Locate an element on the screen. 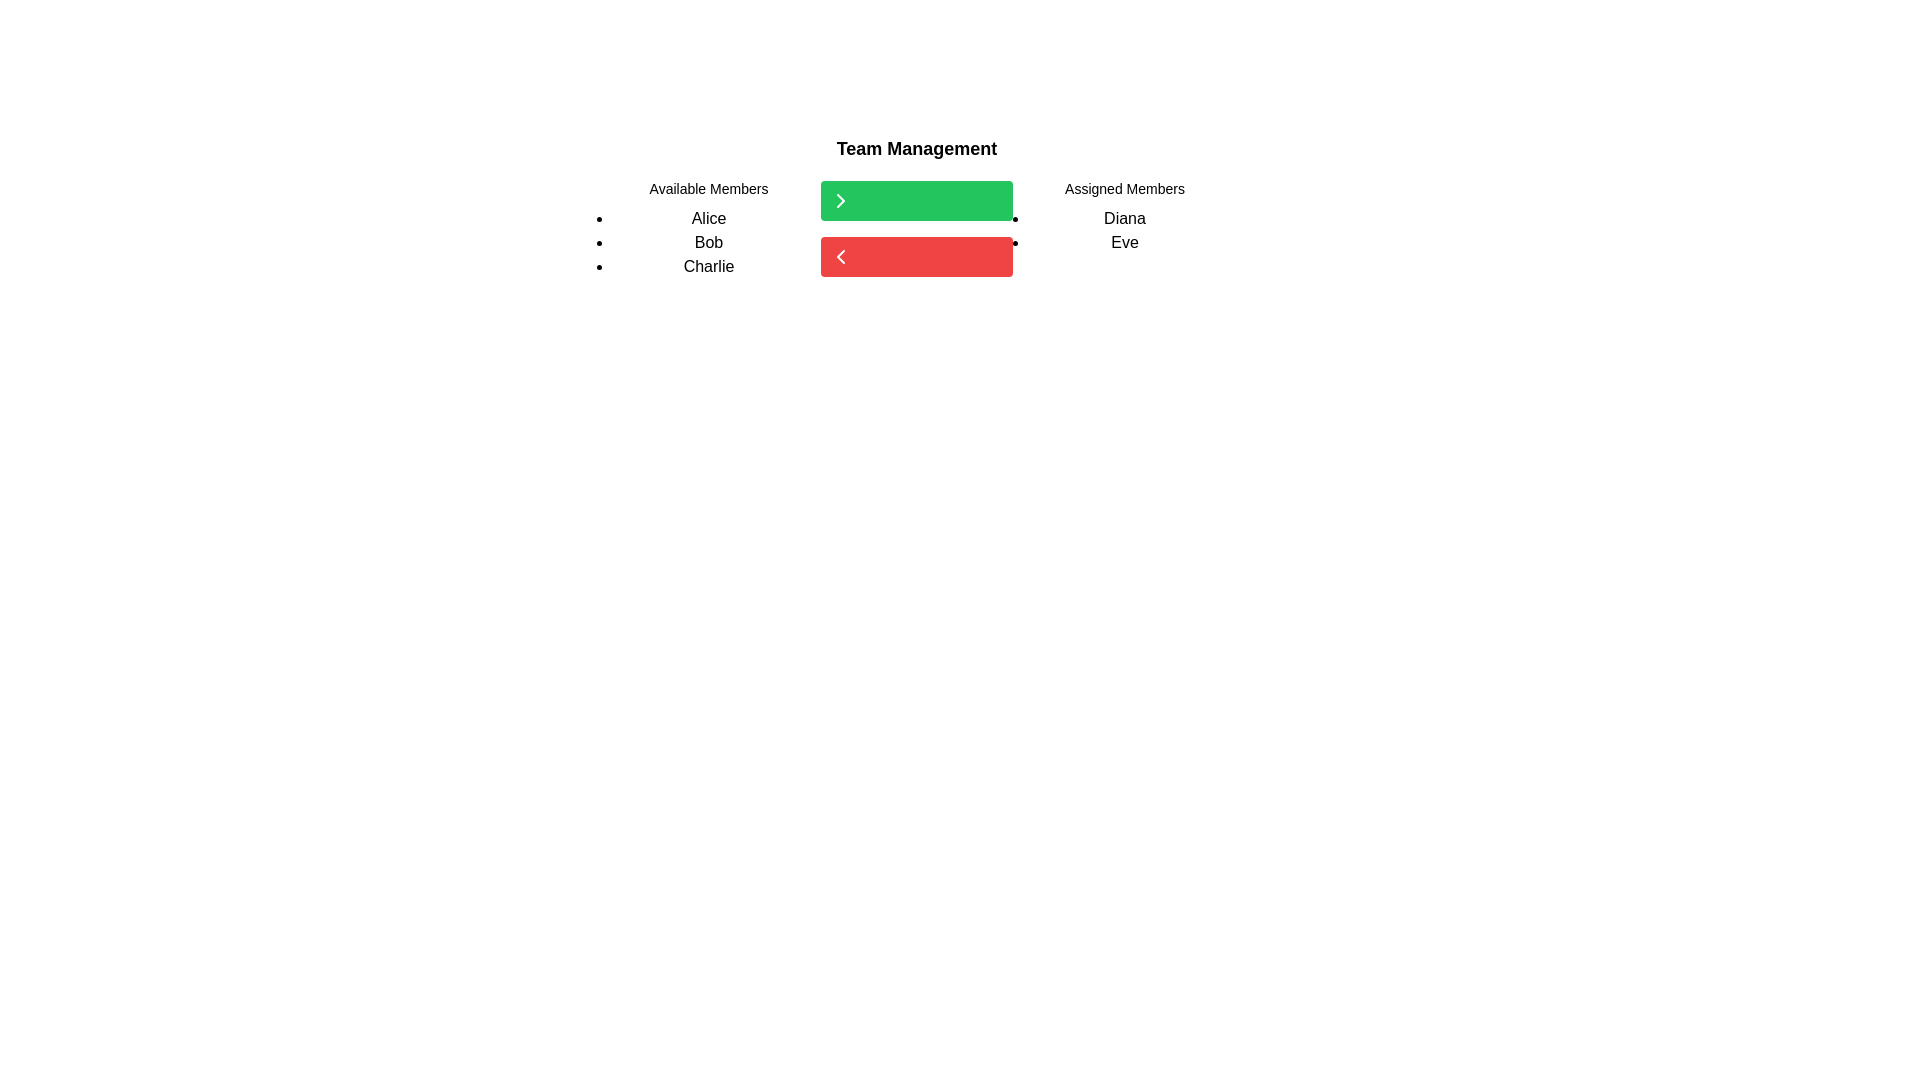 Image resolution: width=1920 pixels, height=1080 pixels. the label displaying the name 'Alice', which is the first entry under the header 'Available Members' in the vertical list is located at coordinates (709, 219).